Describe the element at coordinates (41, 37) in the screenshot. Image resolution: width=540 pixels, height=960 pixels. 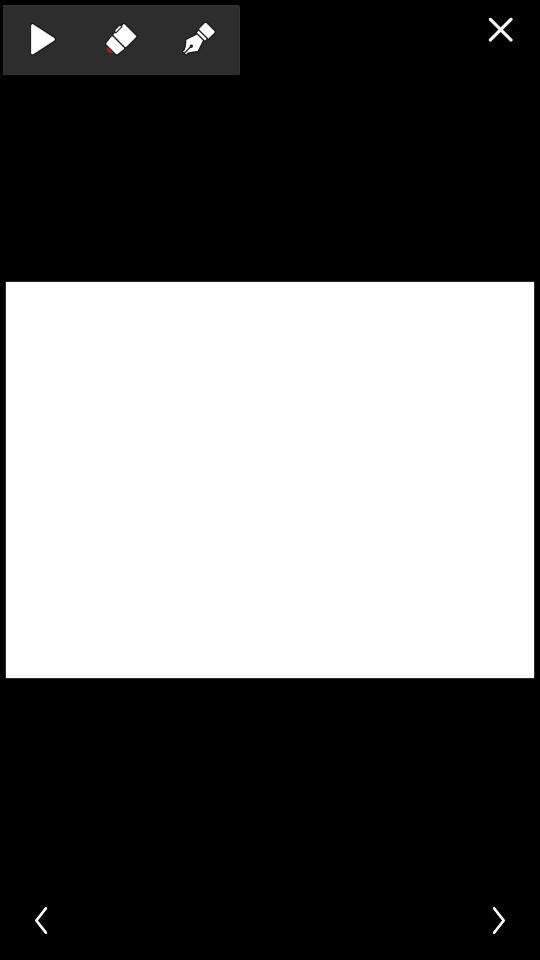
I see `the play icon` at that location.